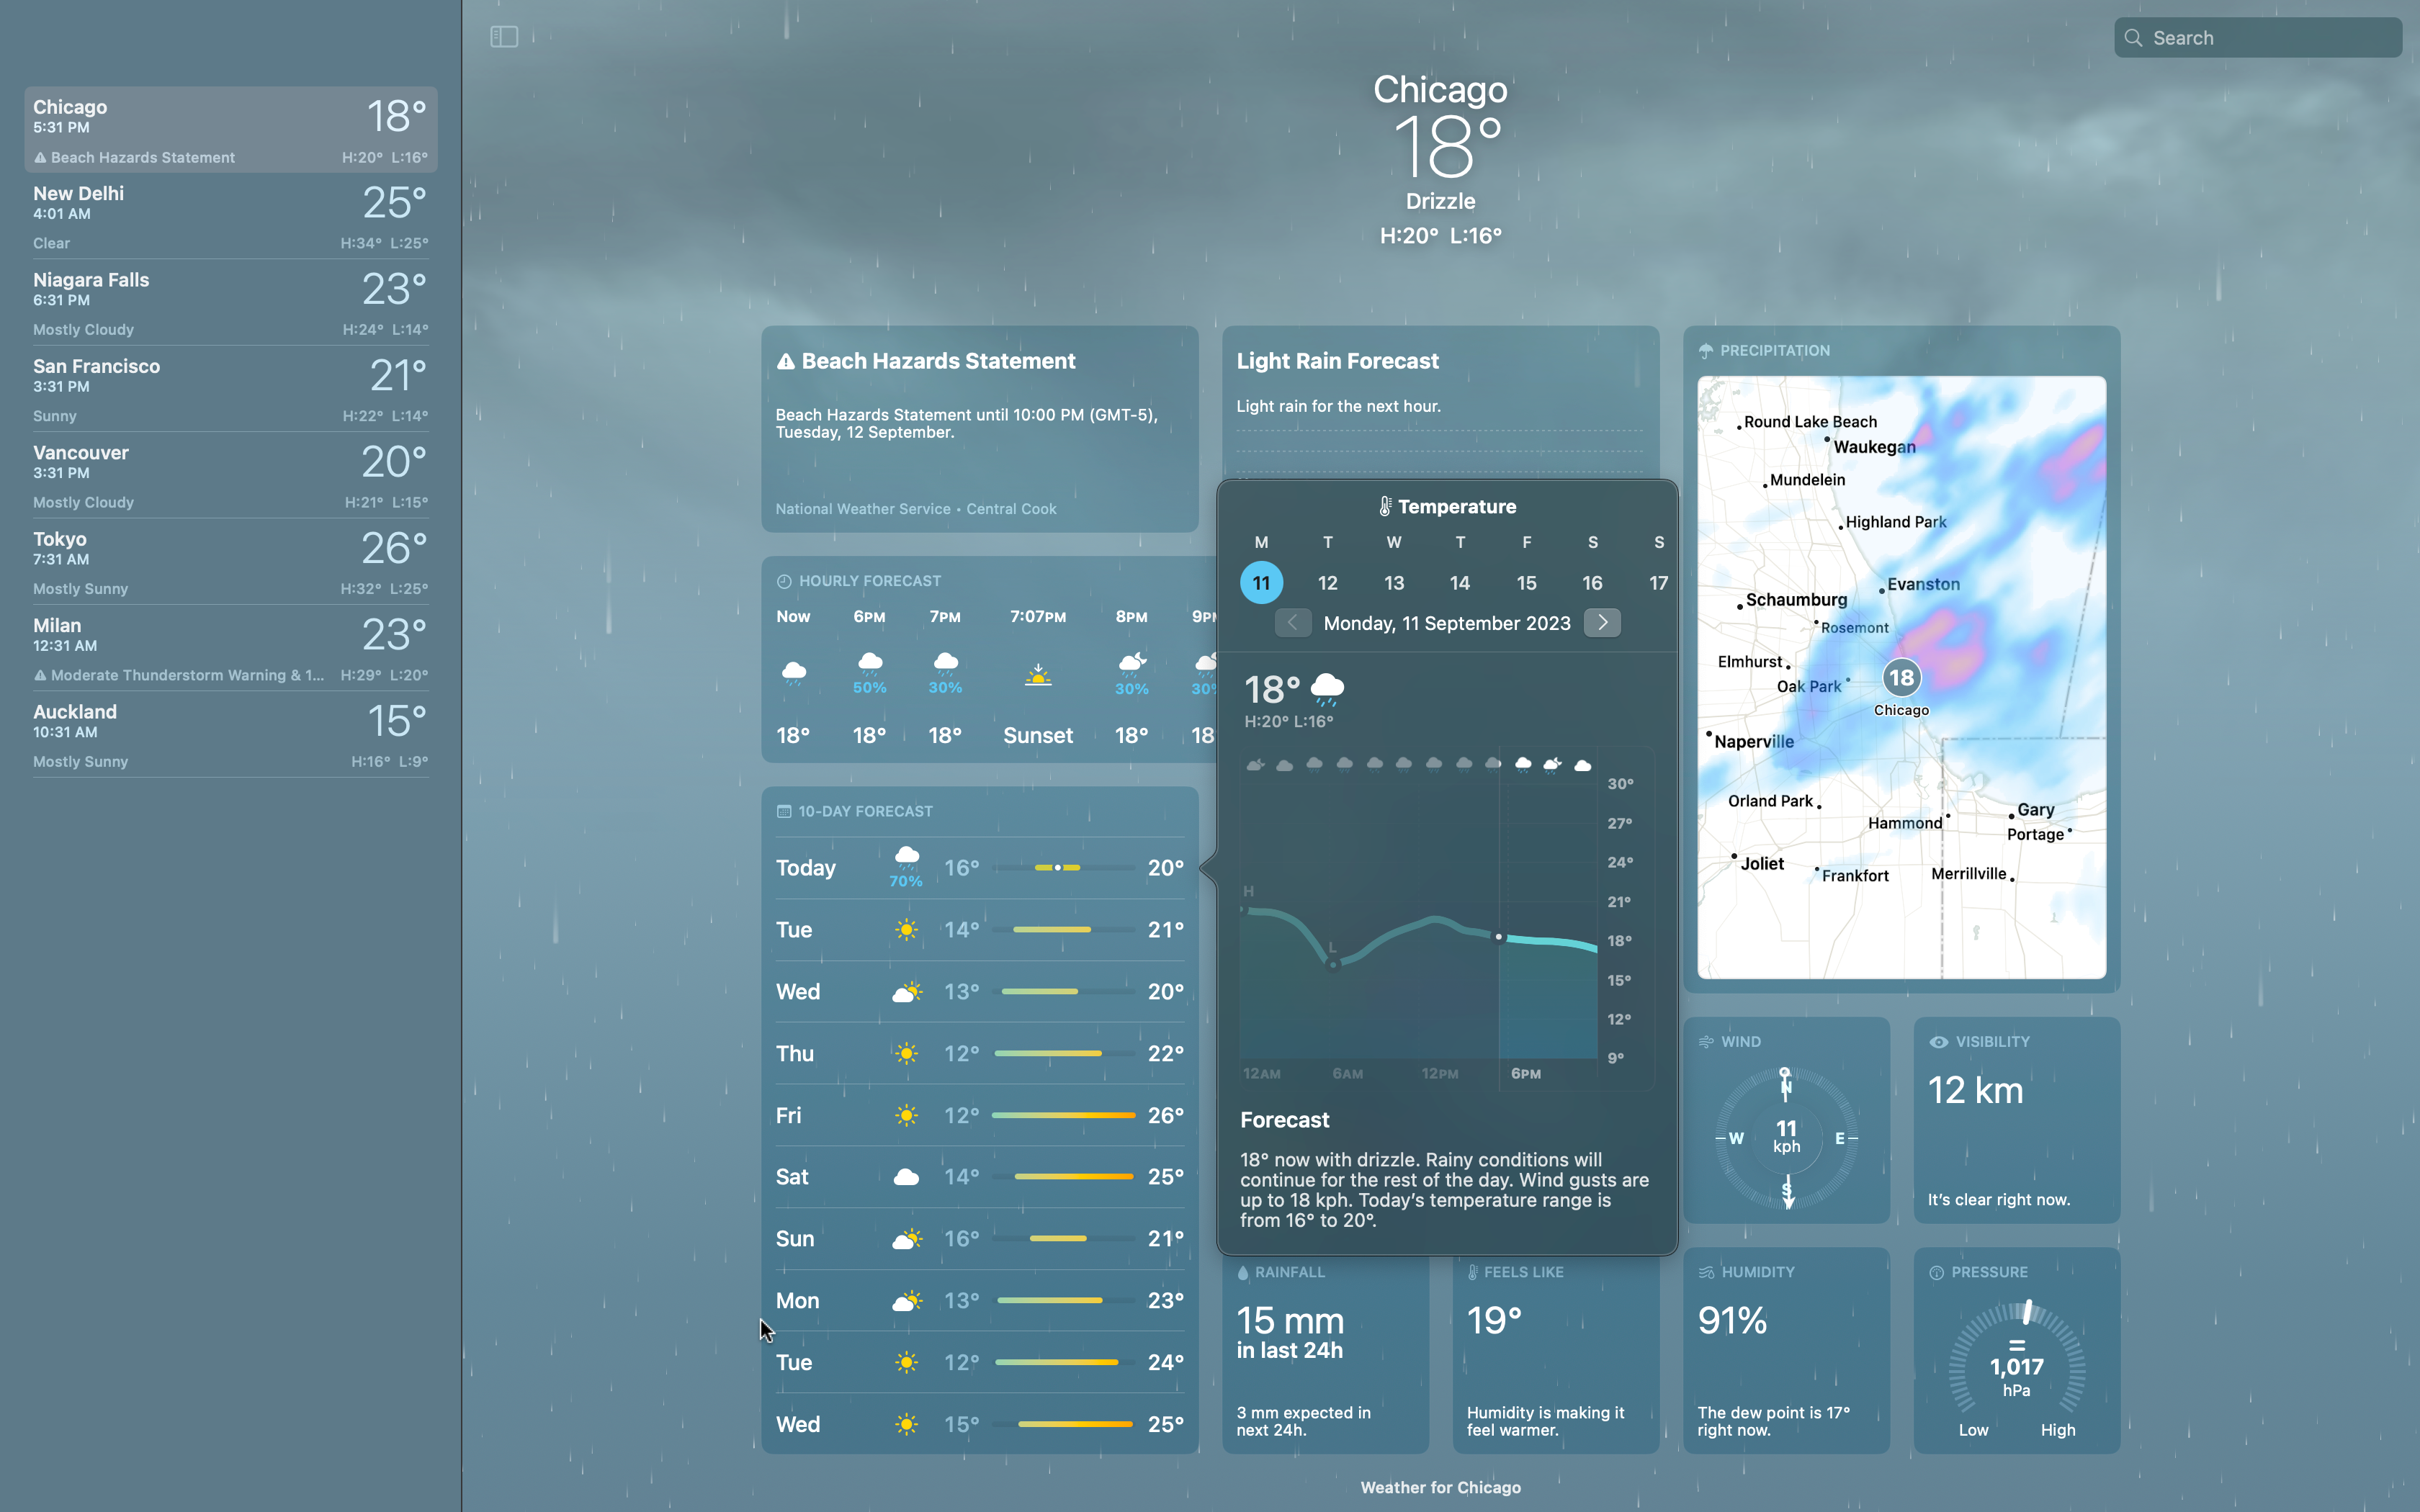 The width and height of the screenshot is (2420, 1512). Describe the element at coordinates (229, 212) in the screenshot. I see `Look up the weather conditions in New Delhi` at that location.